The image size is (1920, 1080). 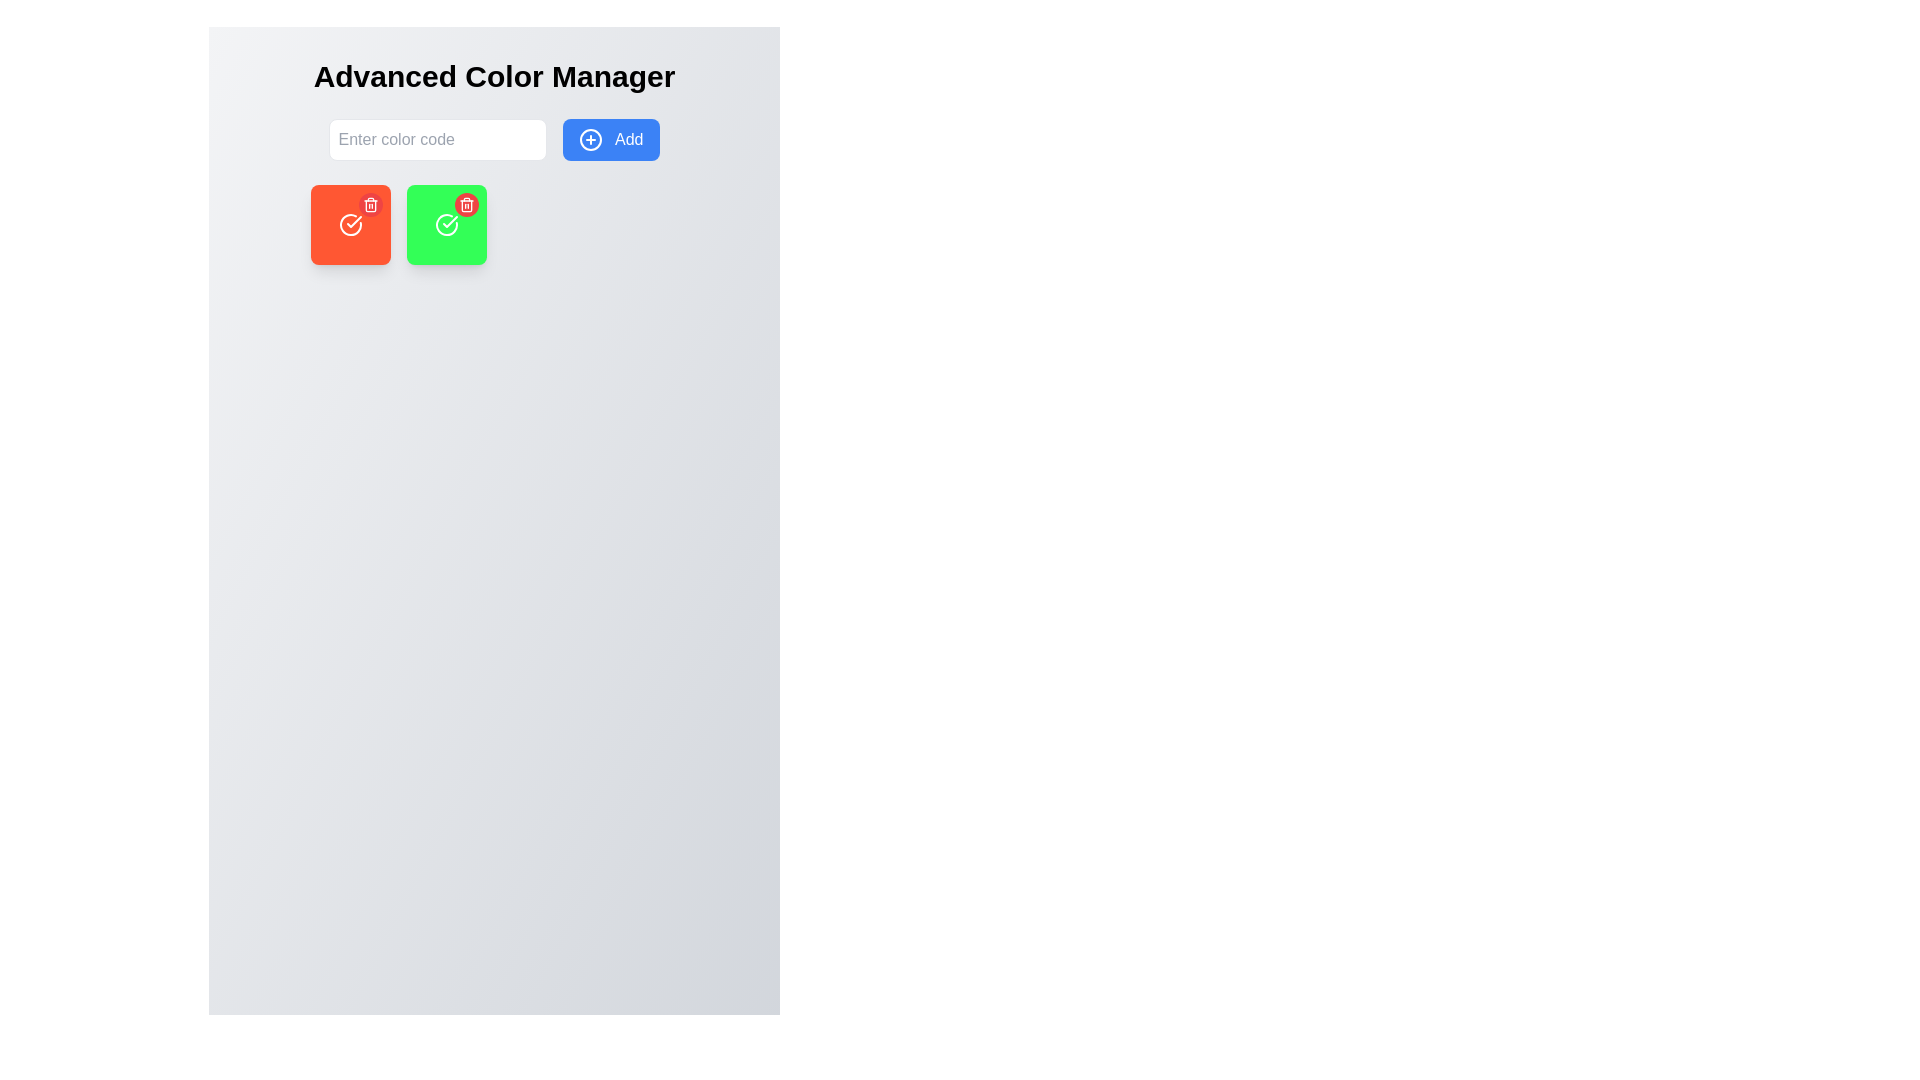 I want to click on the prominently styled header labeled 'Advanced Color Manager', which is positioned at the top center of the interface, so click(x=494, y=76).